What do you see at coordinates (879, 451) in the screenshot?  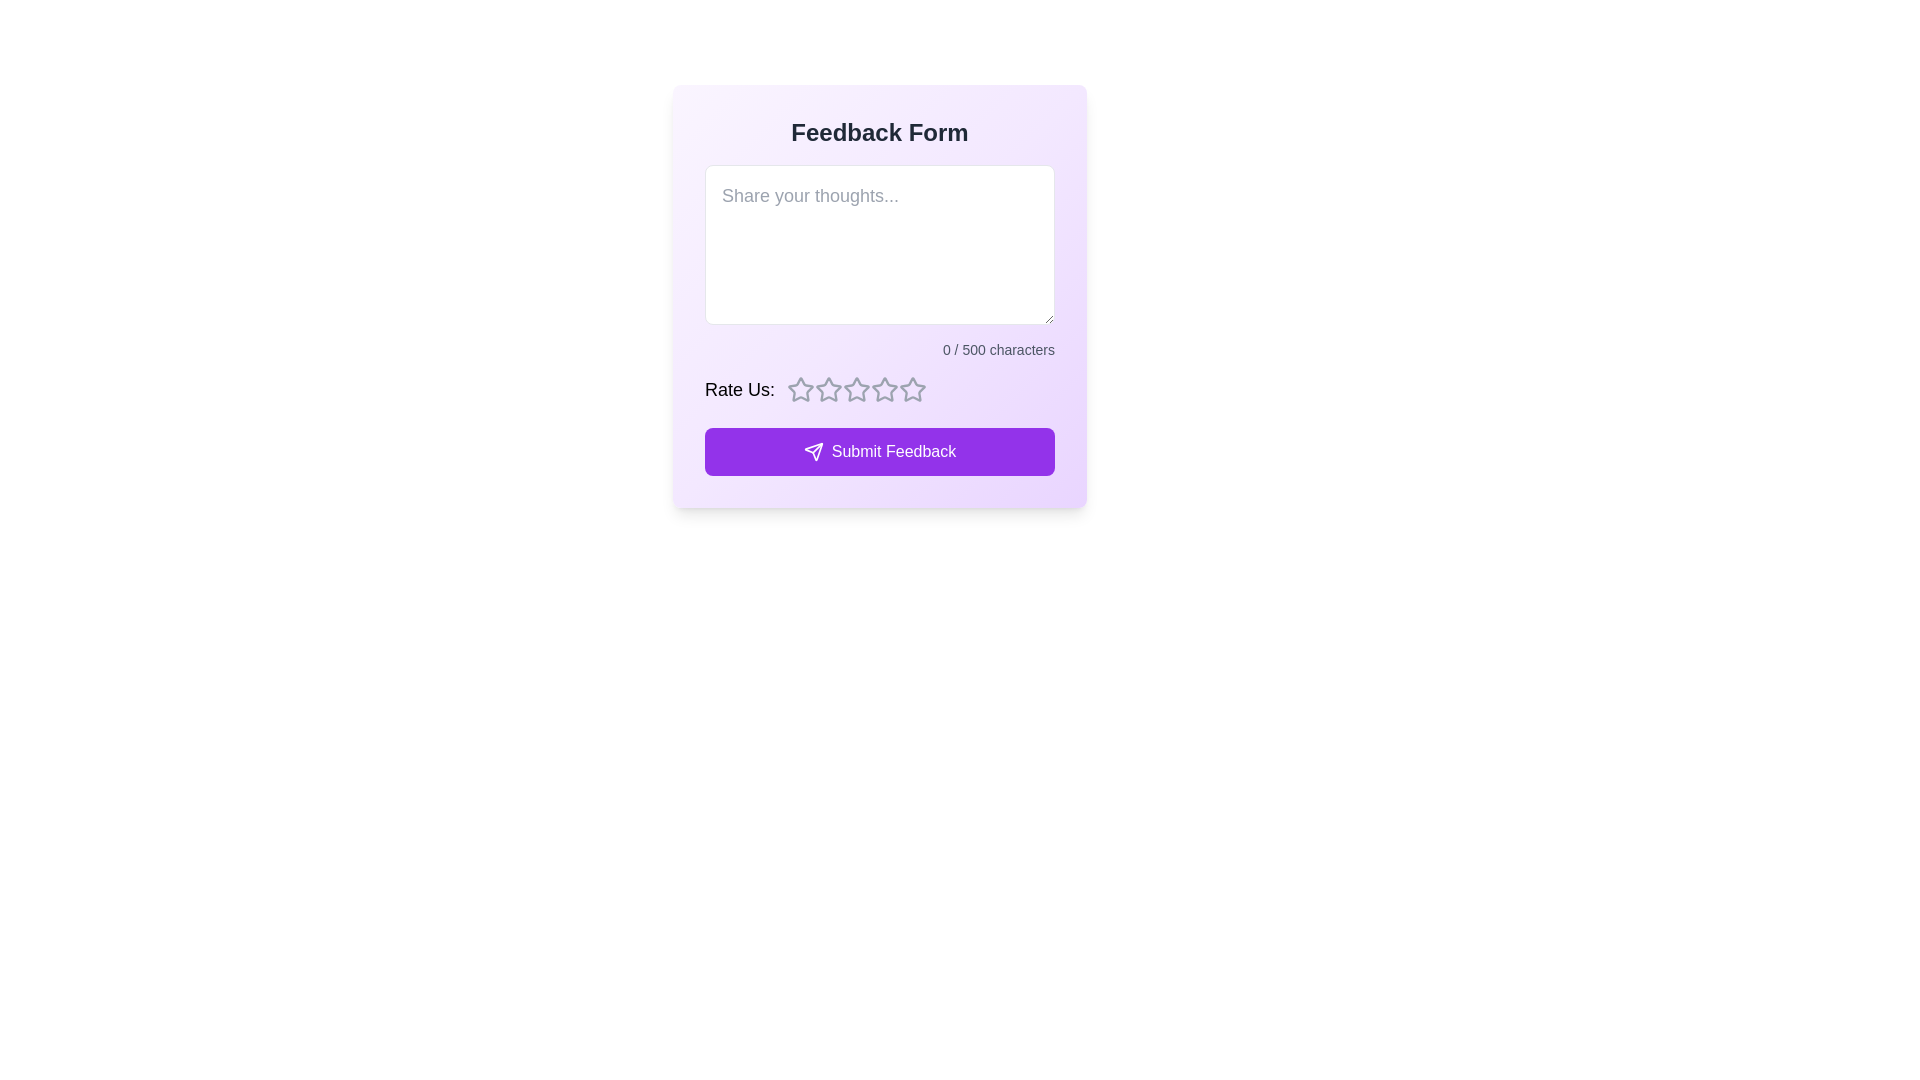 I see `the feedback submission button, which is the last visible element in the feedback form, to observe the color change` at bounding box center [879, 451].